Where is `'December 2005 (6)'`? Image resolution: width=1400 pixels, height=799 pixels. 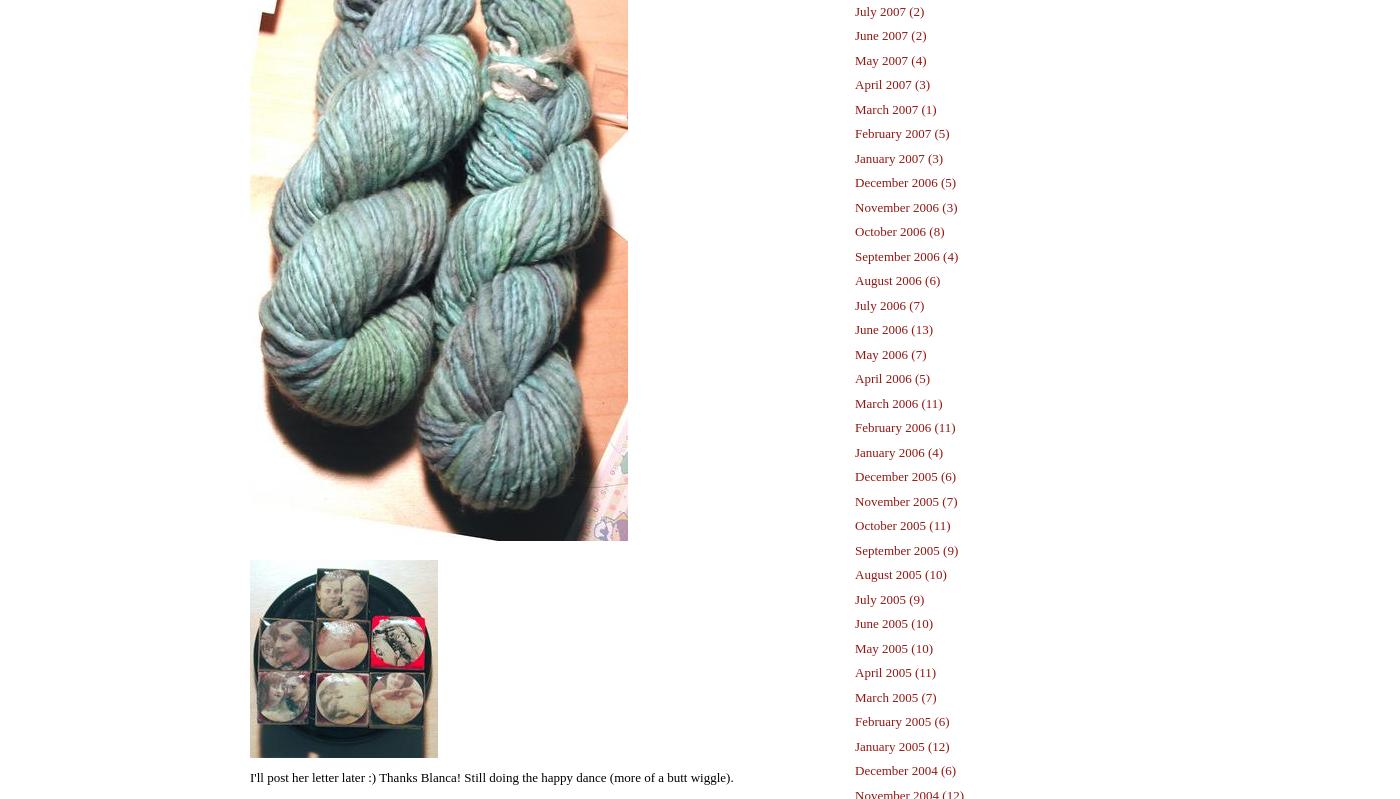 'December 2005 (6)' is located at coordinates (905, 475).